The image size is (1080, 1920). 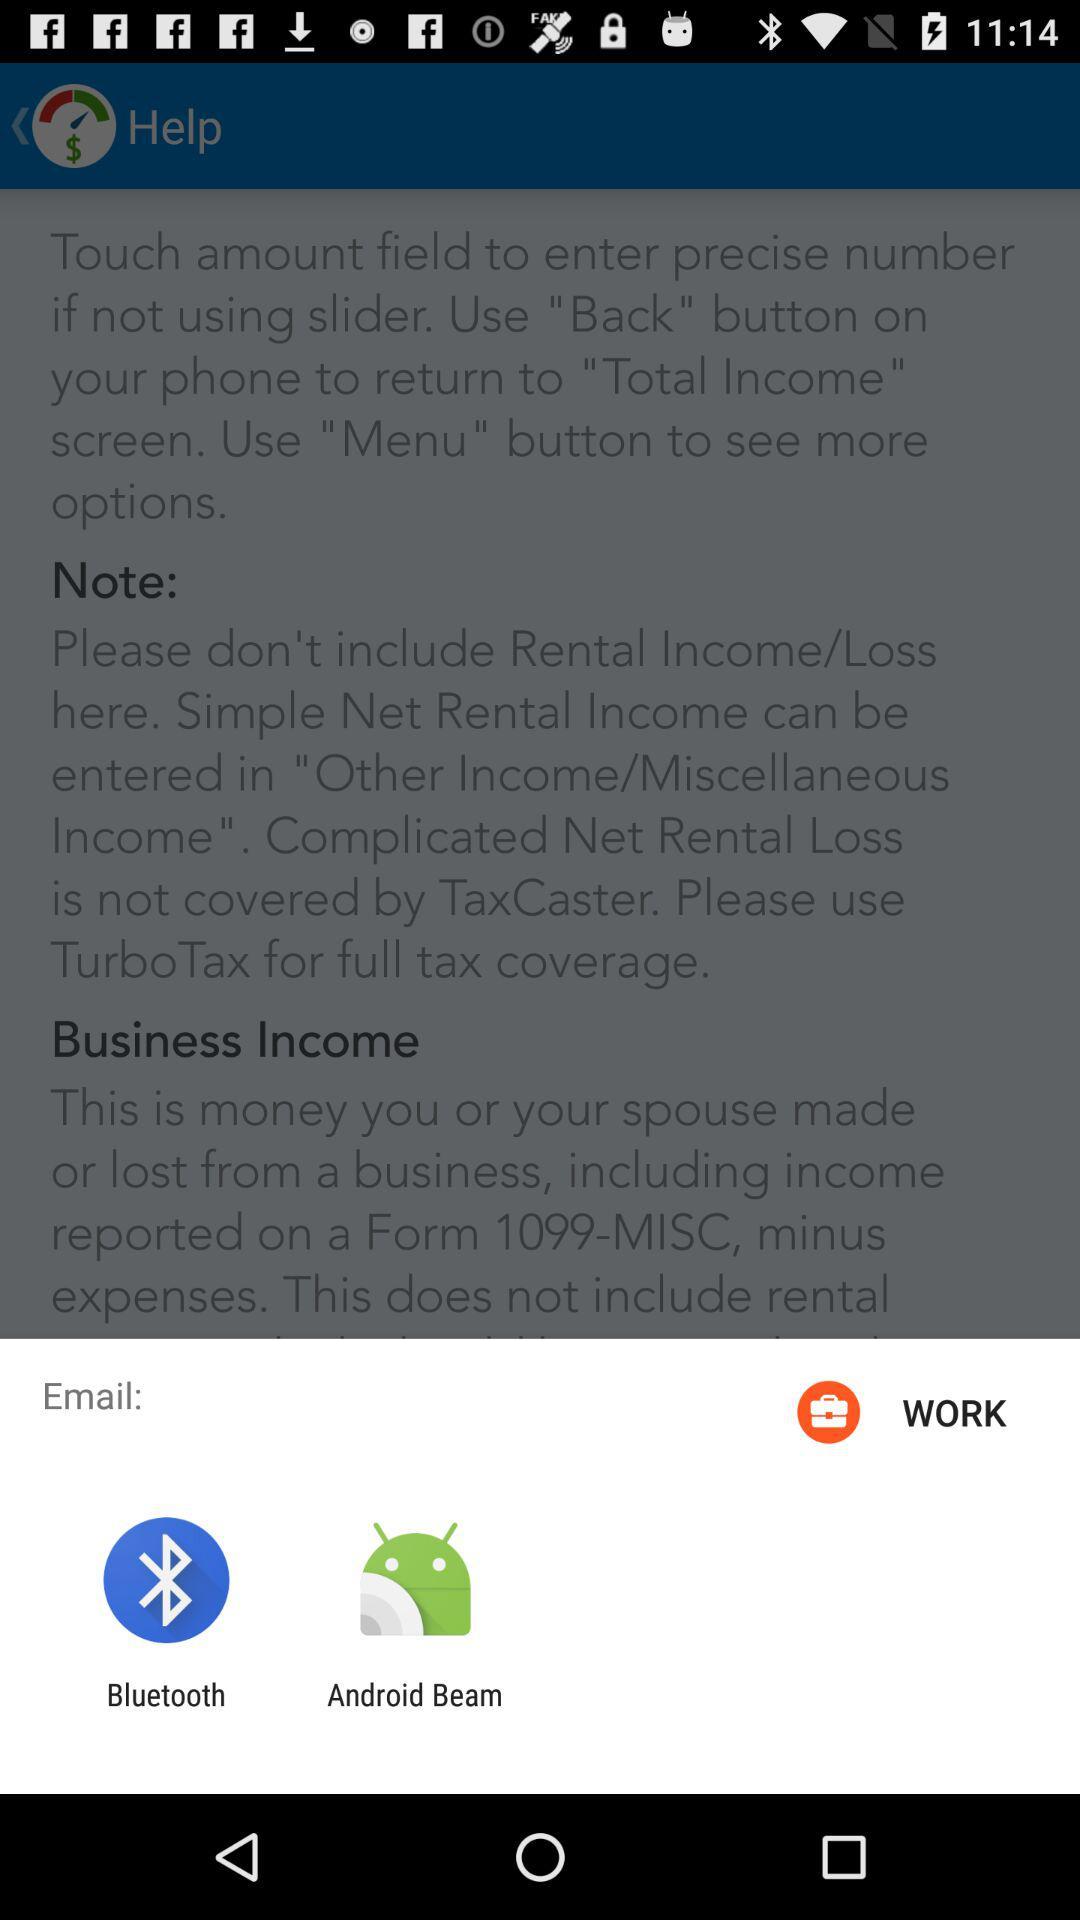 I want to click on the bluetooth item, so click(x=165, y=1711).